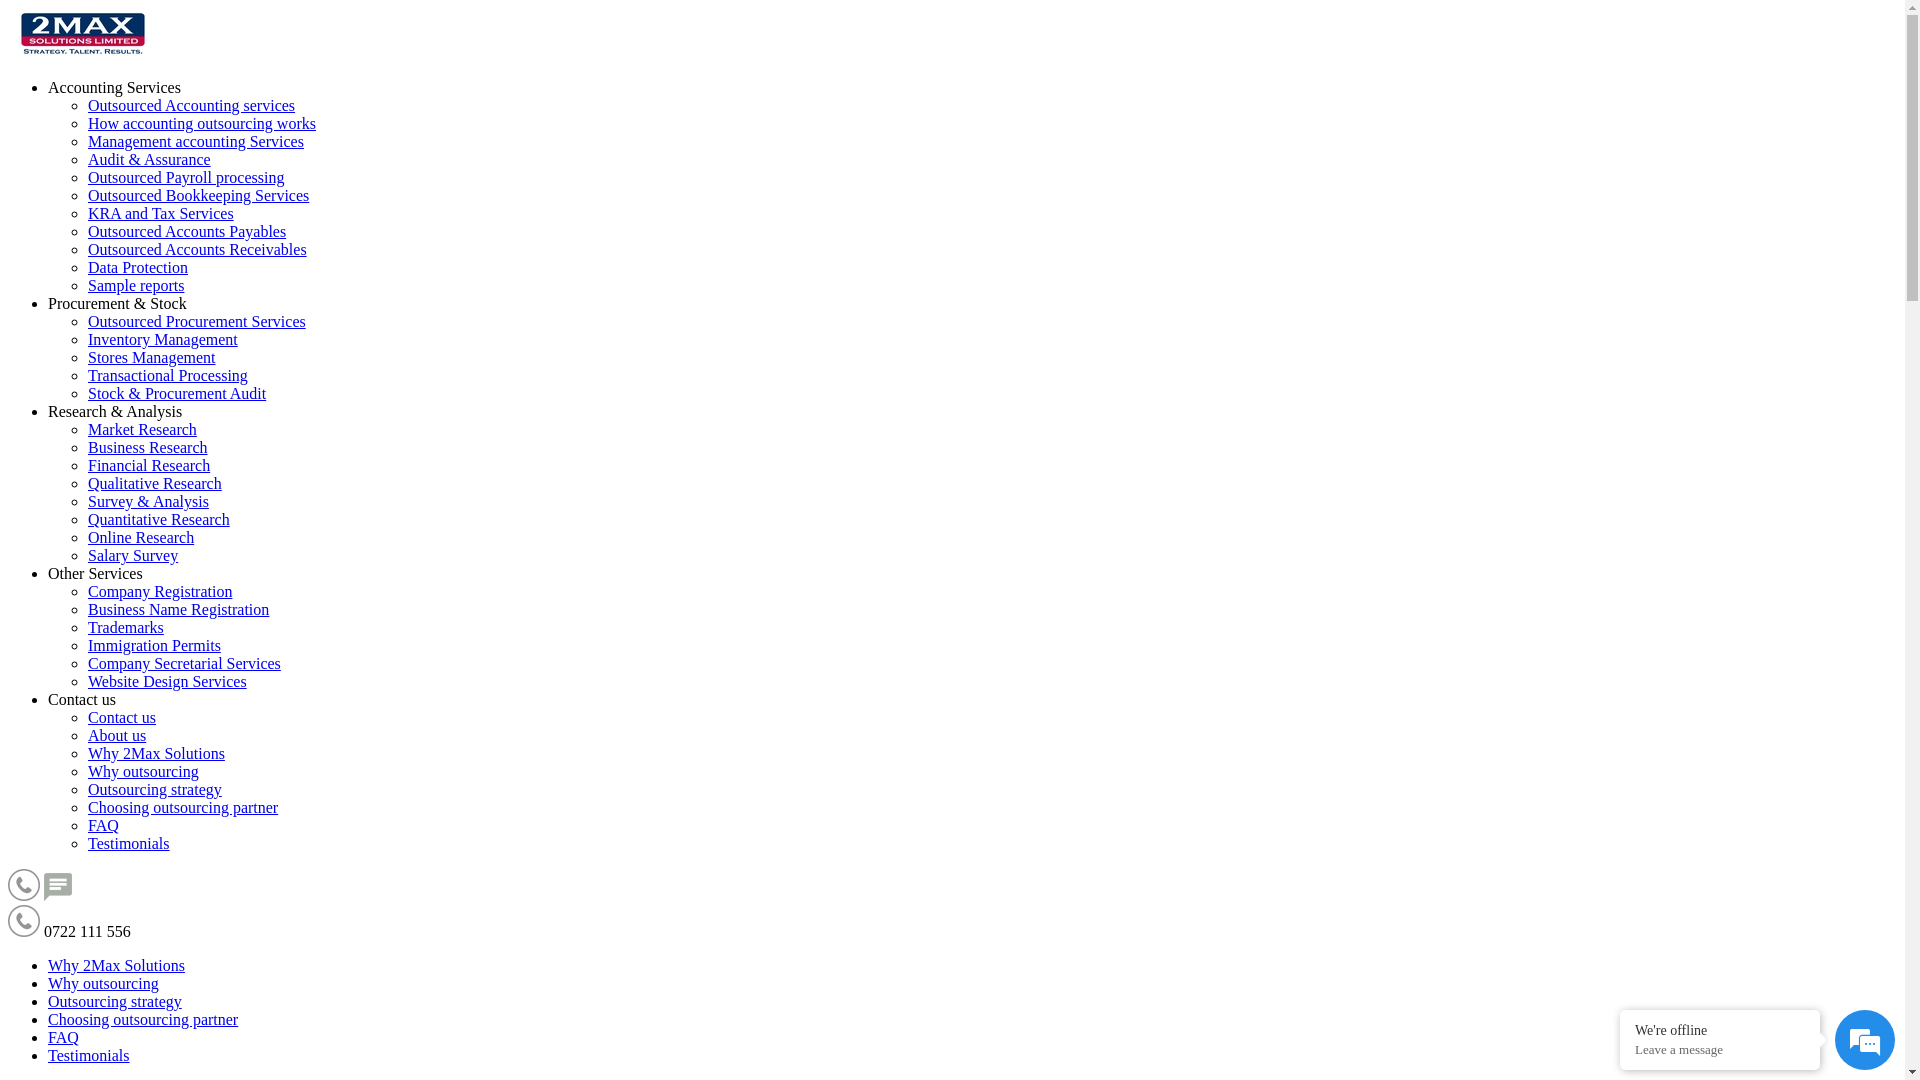  Describe the element at coordinates (86, 285) in the screenshot. I see `'Sample reports'` at that location.